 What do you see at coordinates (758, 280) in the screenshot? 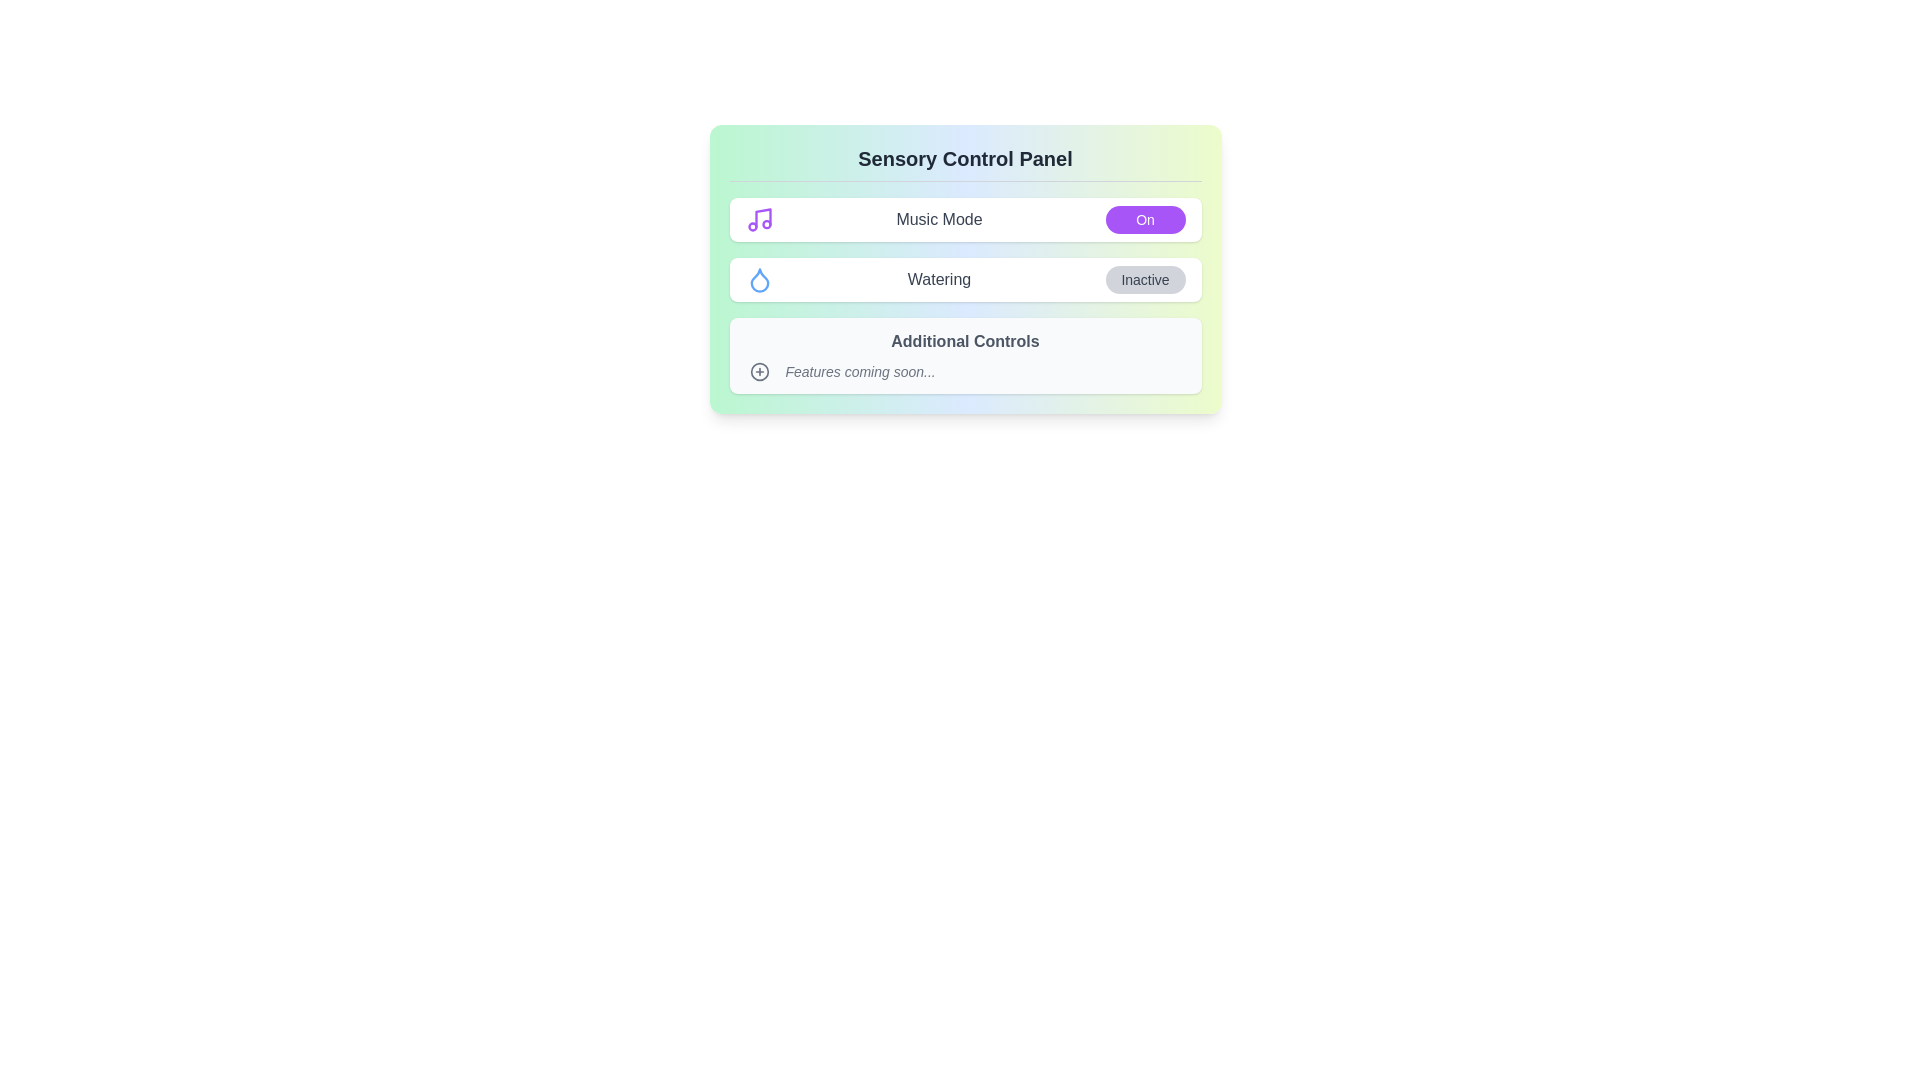
I see `the droplet-shaped blue icon located in the second row of the sensory control panel, positioned to the left of the 'Watering' label` at bounding box center [758, 280].